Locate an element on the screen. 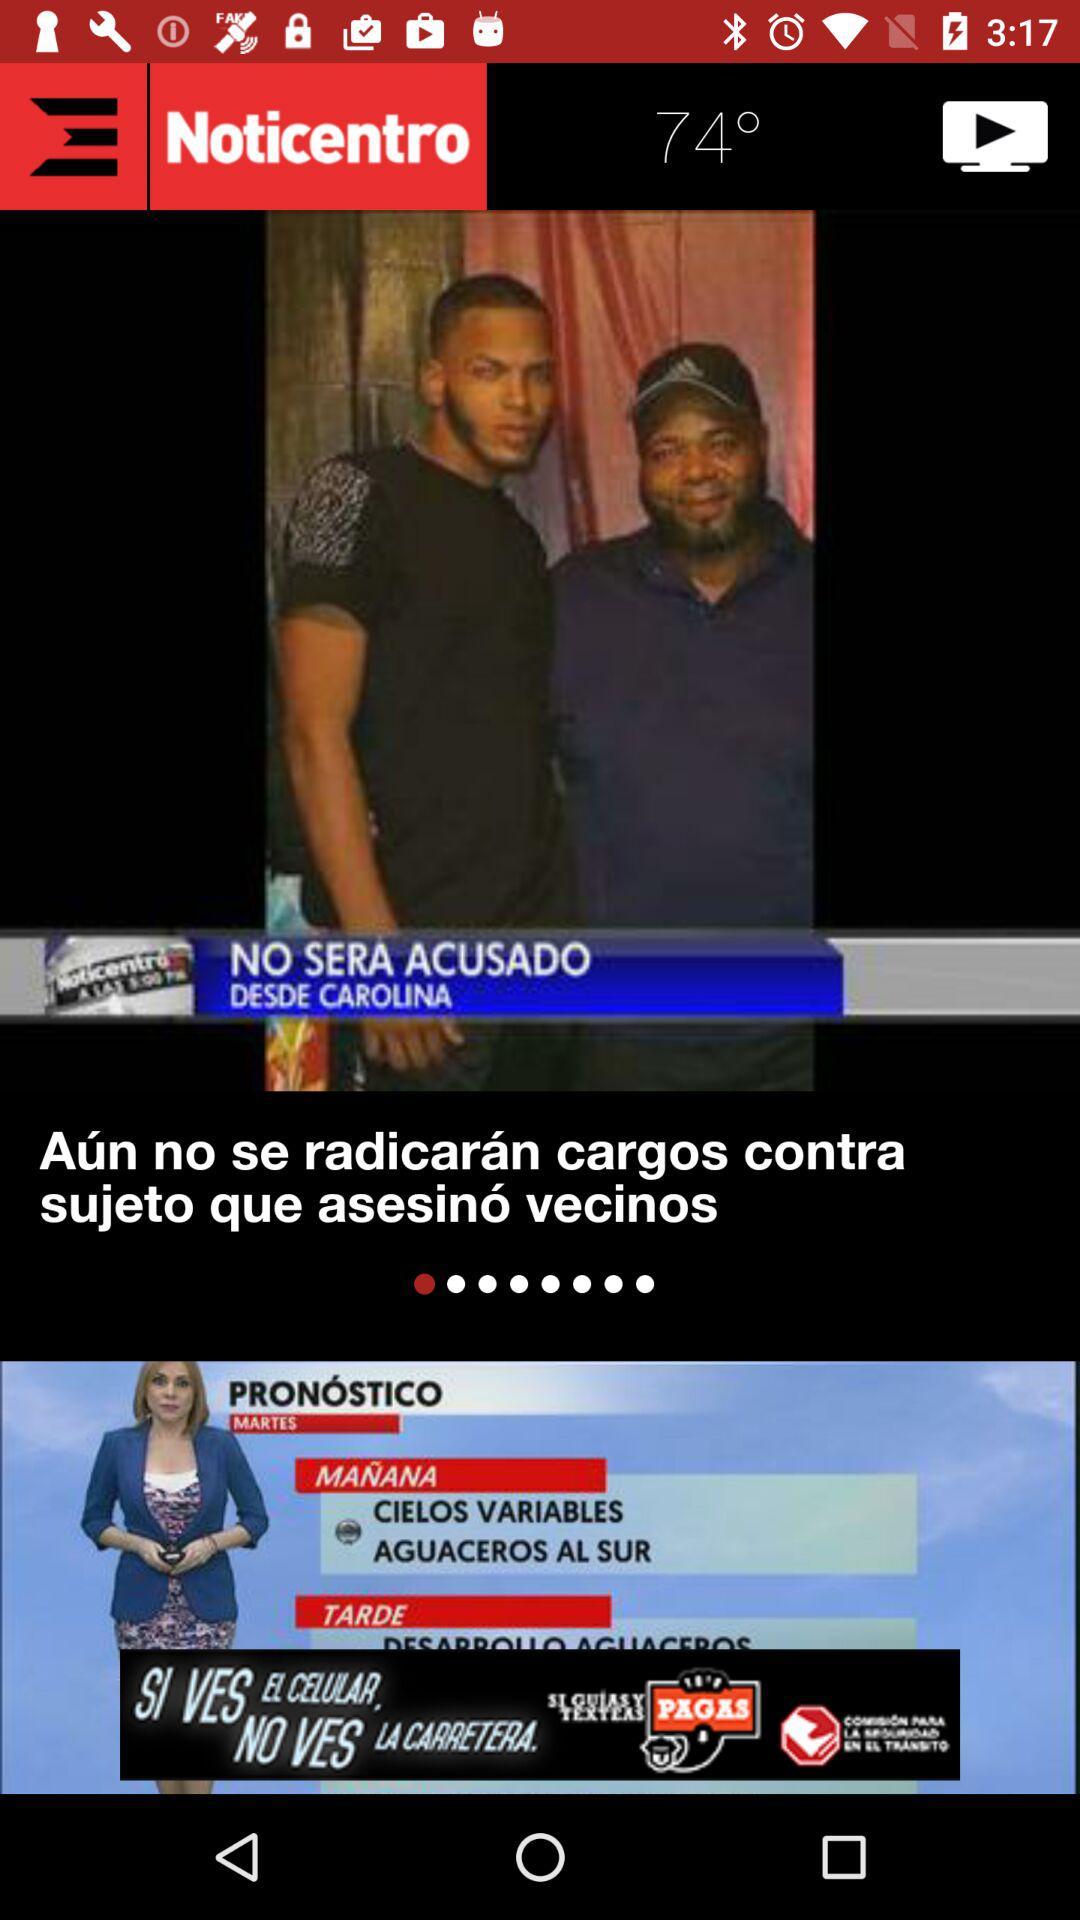 The height and width of the screenshot is (1920, 1080). click the play button is located at coordinates (995, 135).